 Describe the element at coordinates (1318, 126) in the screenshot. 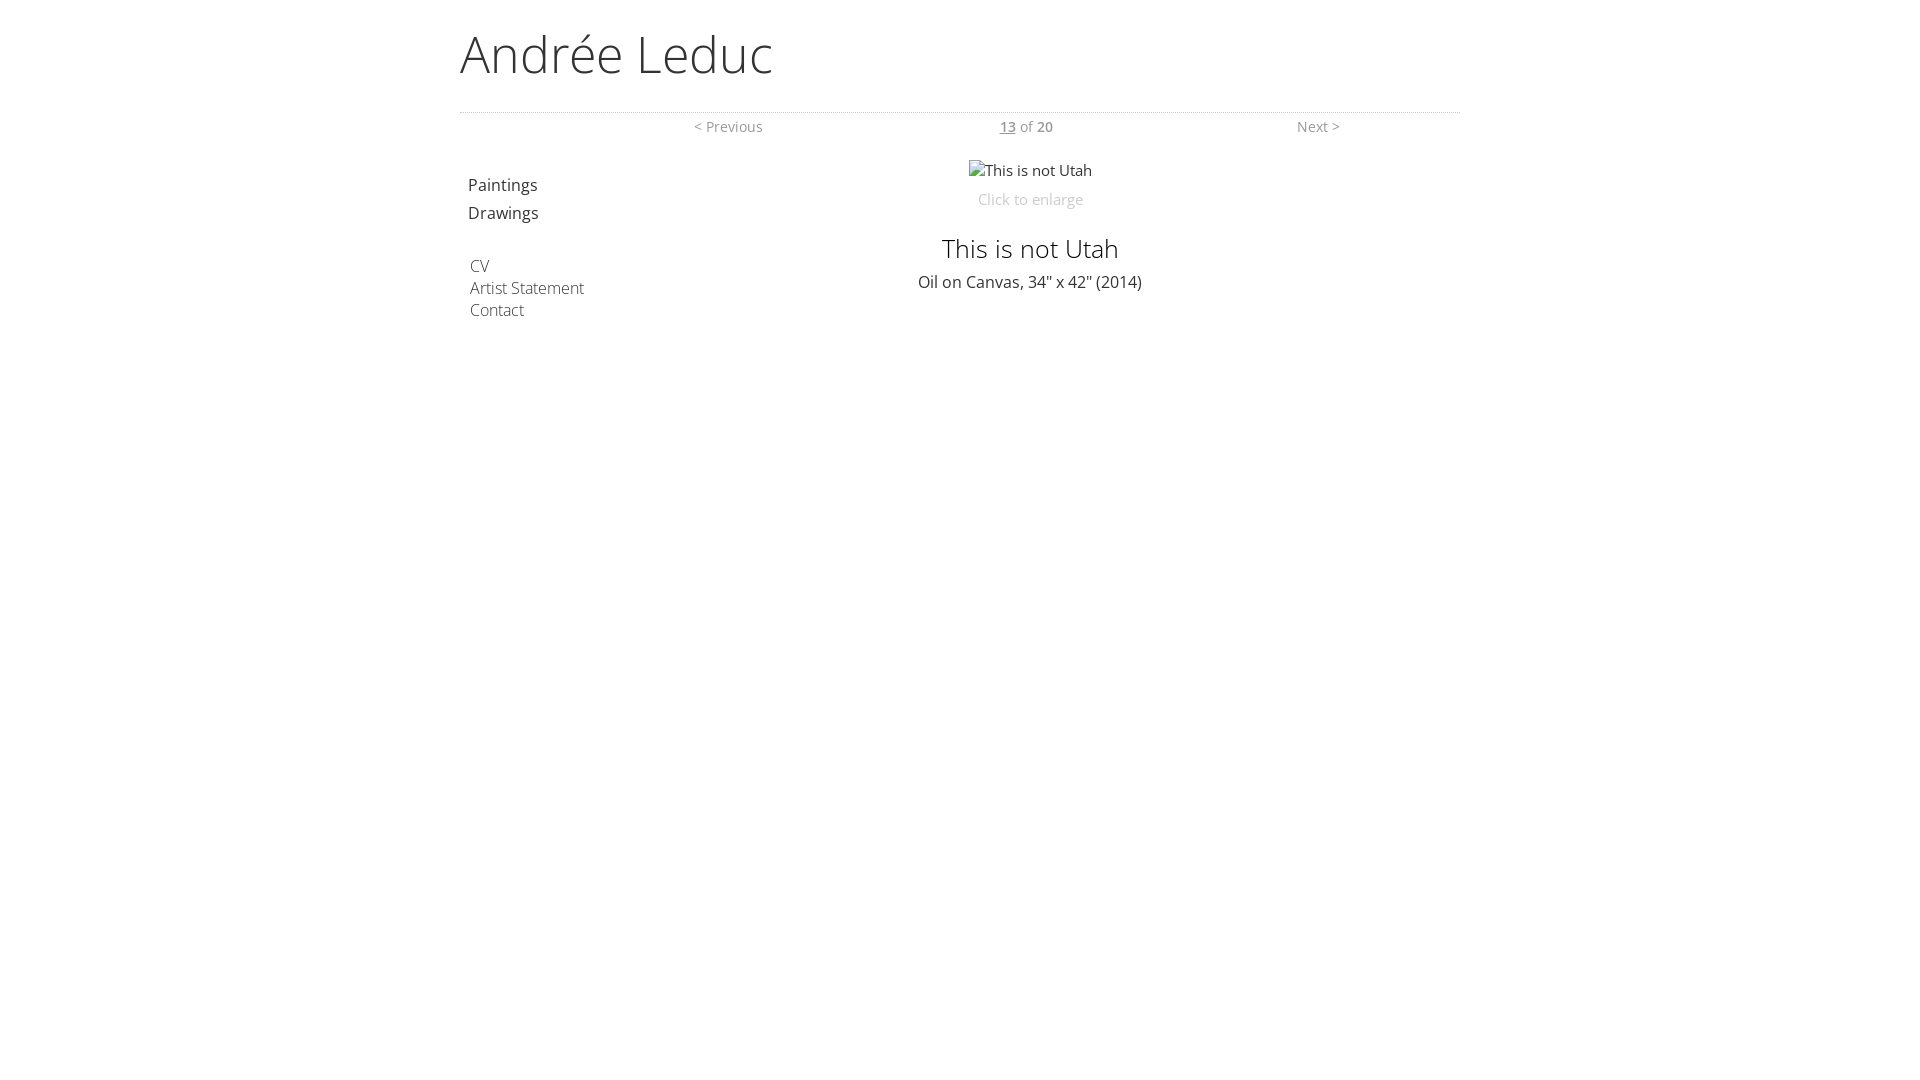

I see `'Next >'` at that location.